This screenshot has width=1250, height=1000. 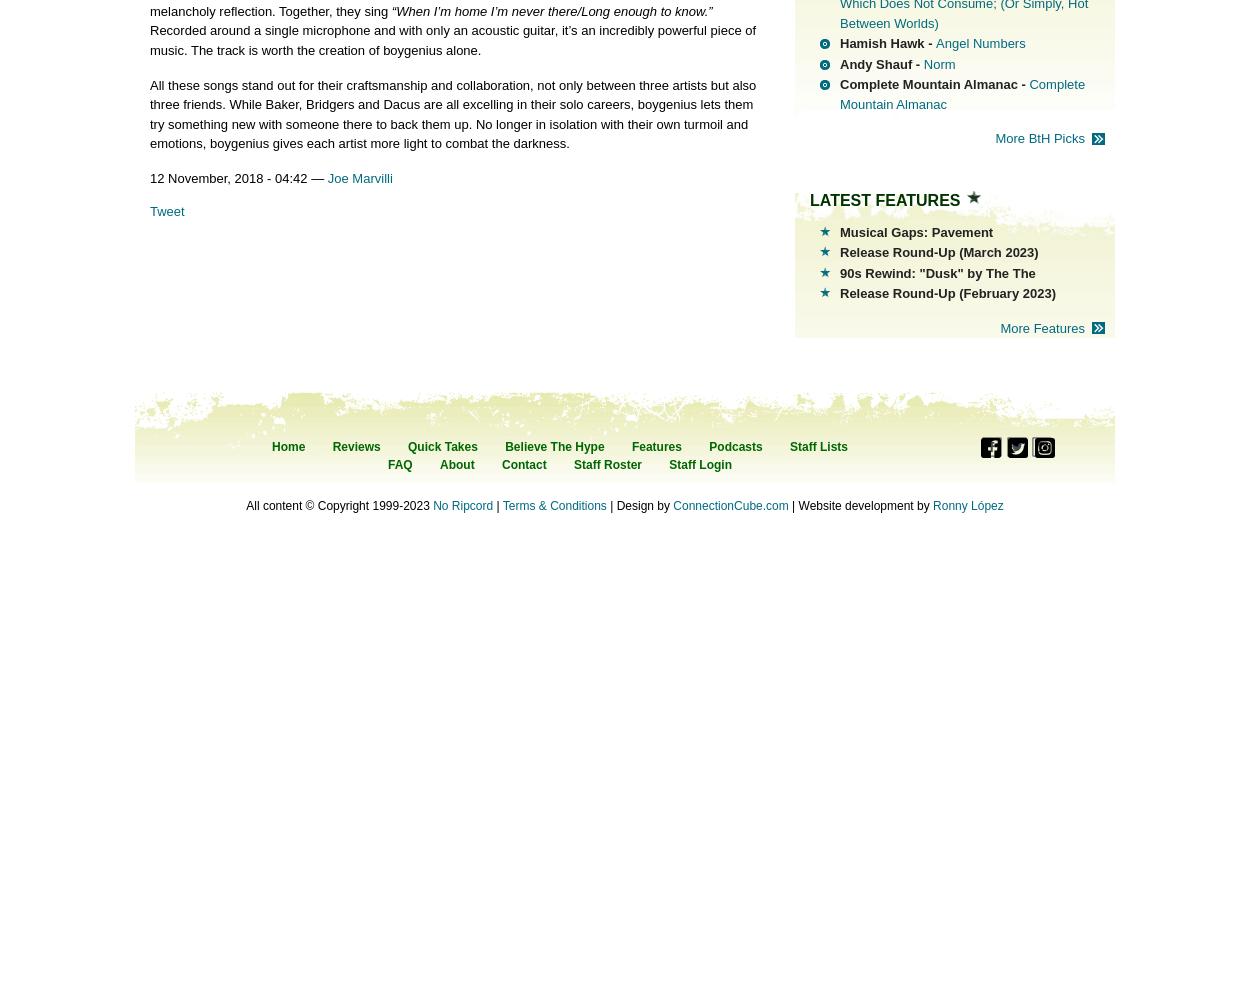 What do you see at coordinates (167, 209) in the screenshot?
I see `'Tweet'` at bounding box center [167, 209].